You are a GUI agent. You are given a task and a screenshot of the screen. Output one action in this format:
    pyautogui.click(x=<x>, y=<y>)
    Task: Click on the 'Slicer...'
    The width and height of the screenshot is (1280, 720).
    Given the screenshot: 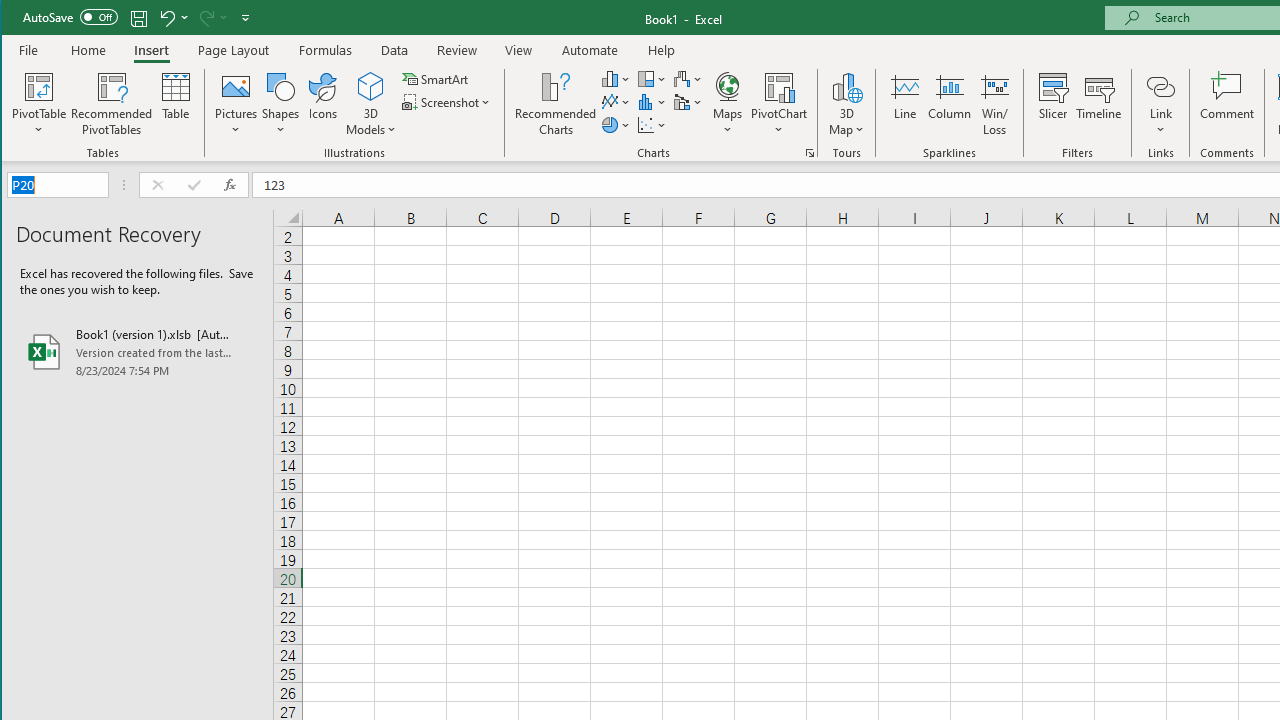 What is the action you would take?
    pyautogui.click(x=1051, y=104)
    